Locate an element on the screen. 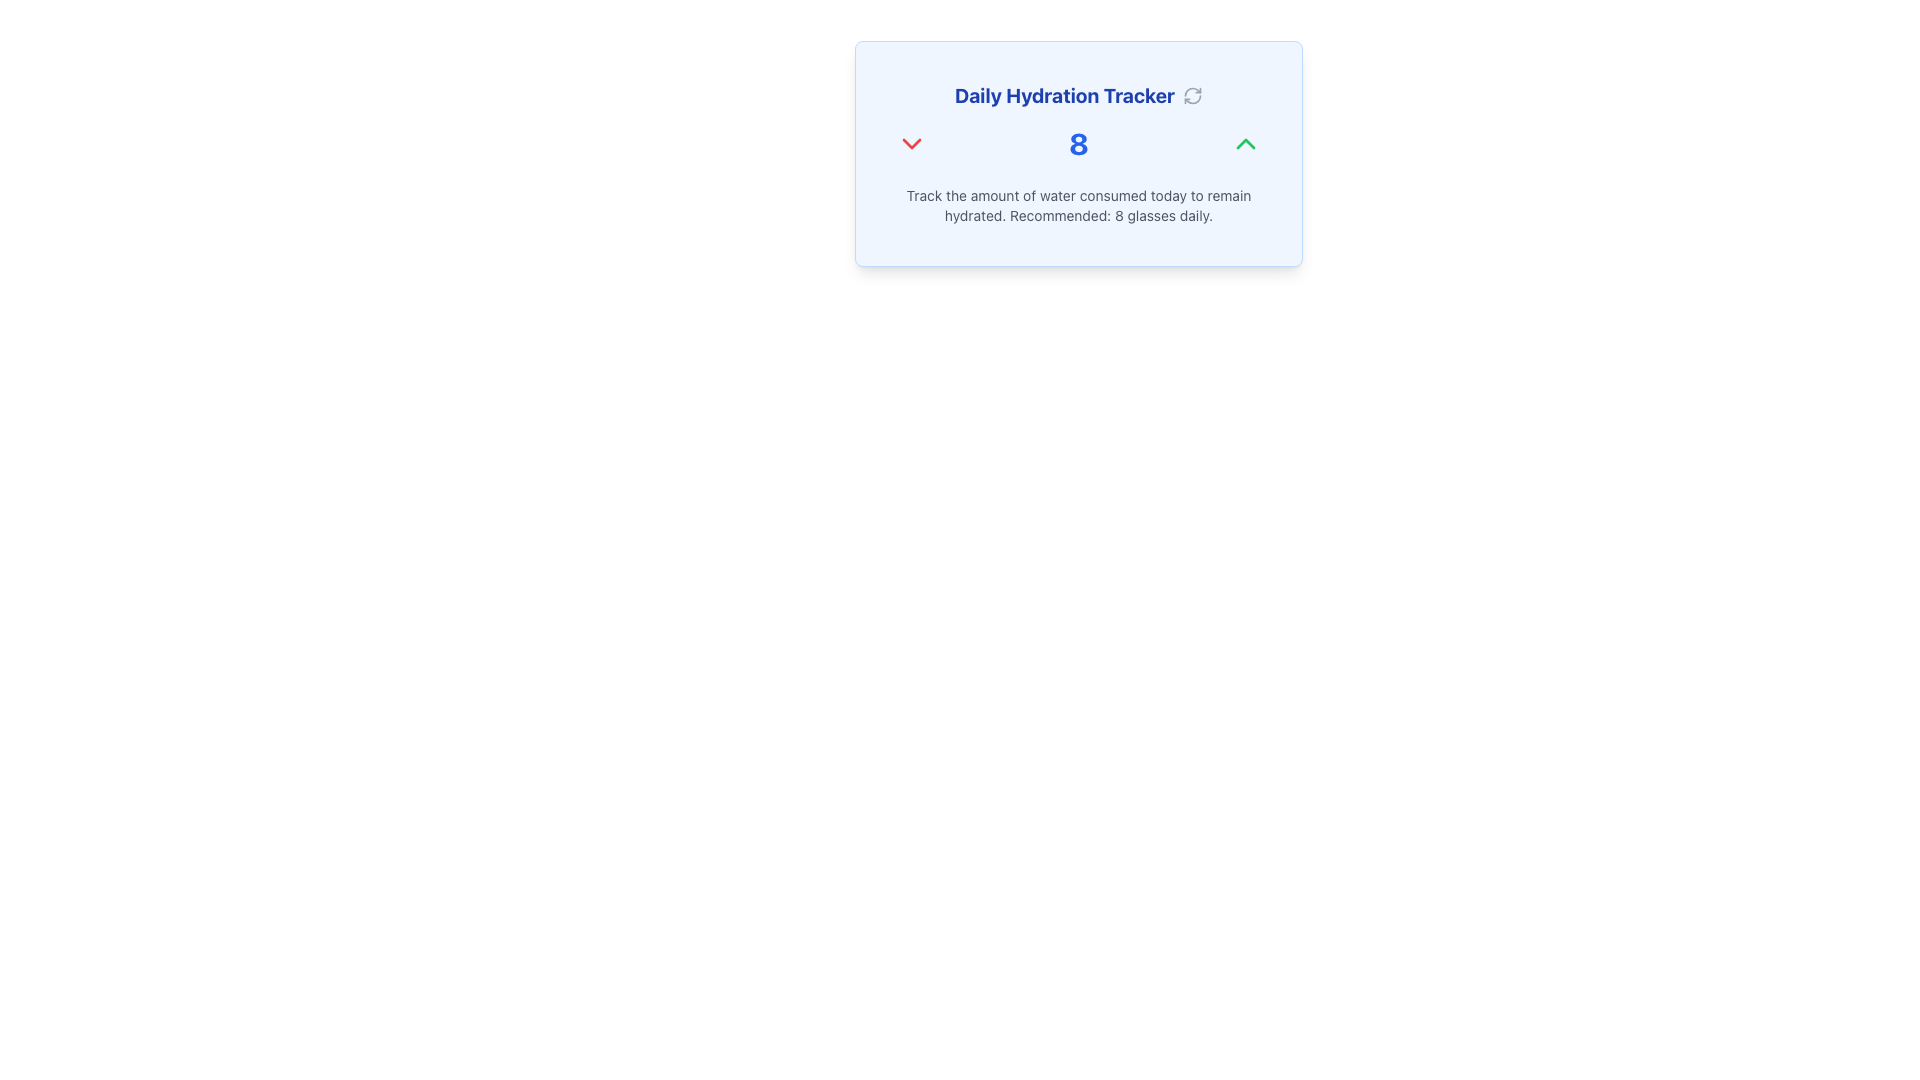  the text label at the top-center of the hydration tracking section, which serves as a title or heading is located at coordinates (1078, 96).